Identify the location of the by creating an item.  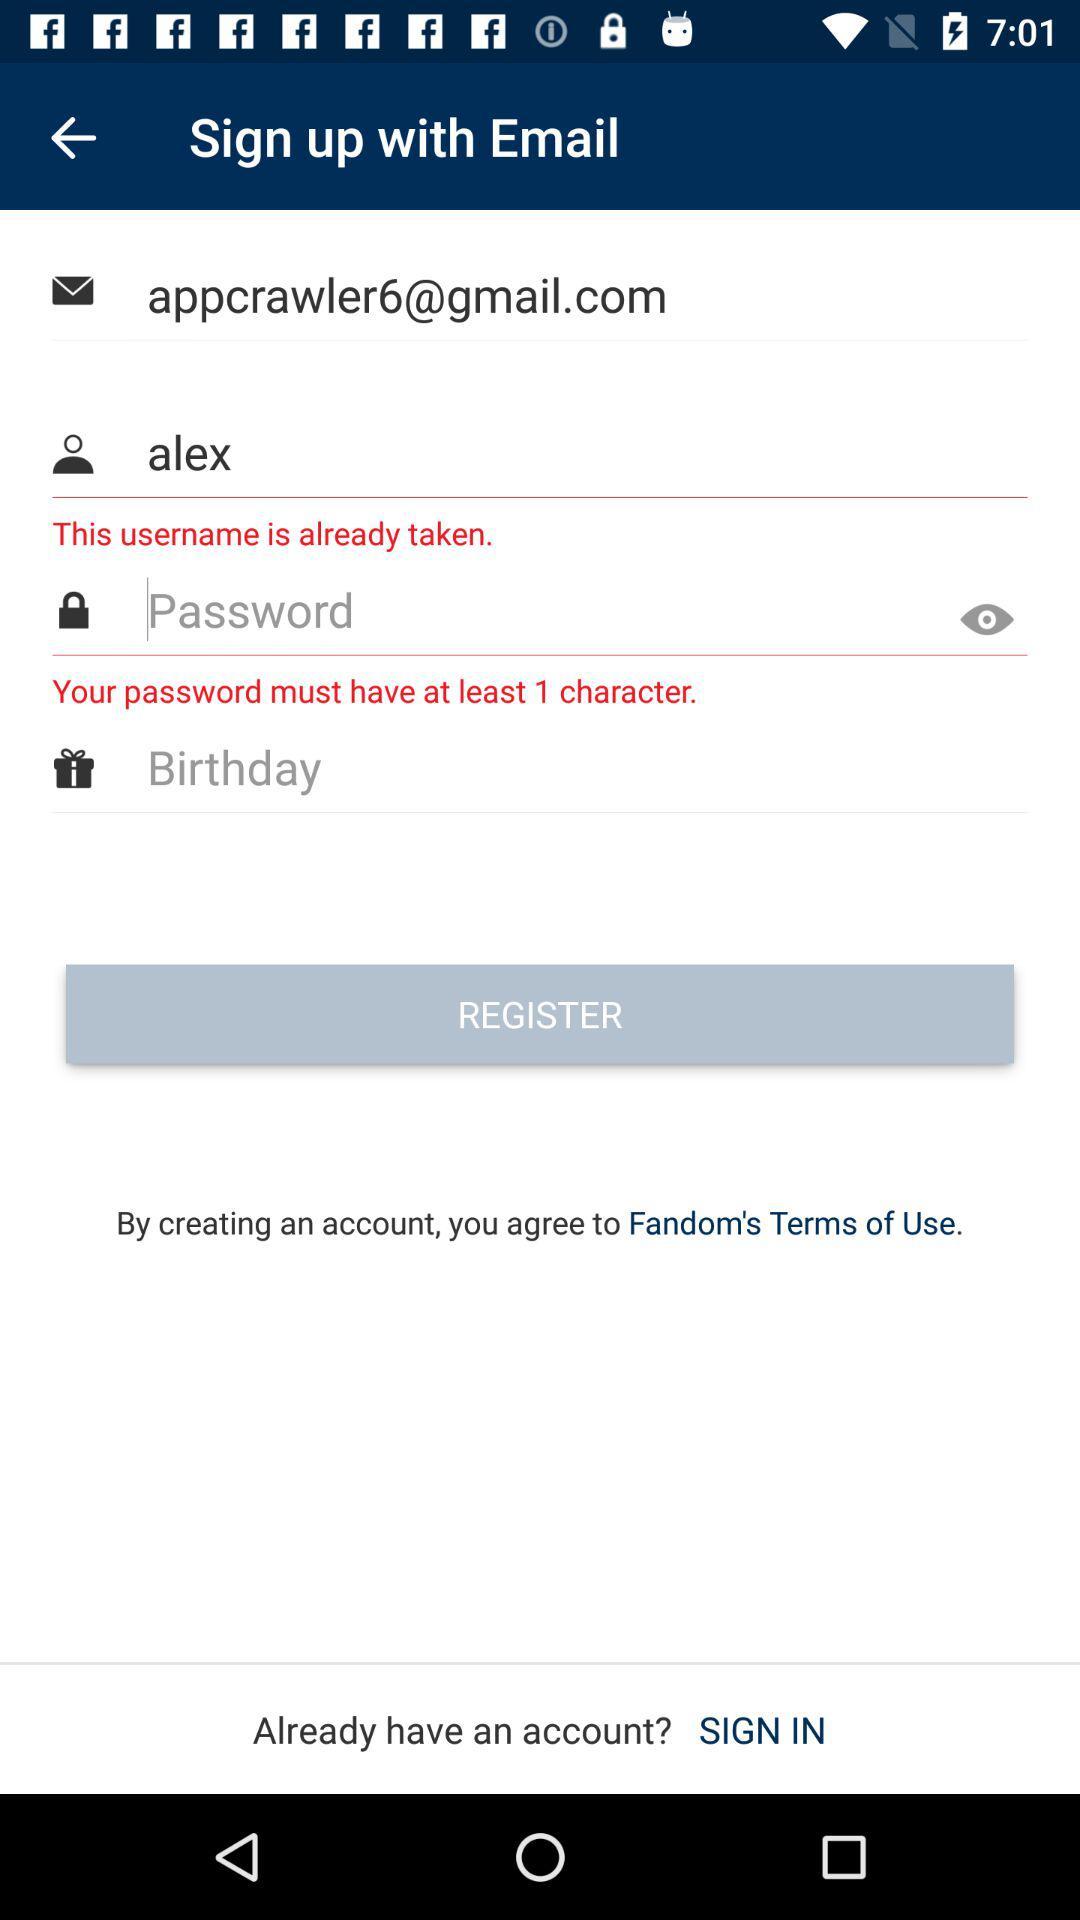
(540, 1195).